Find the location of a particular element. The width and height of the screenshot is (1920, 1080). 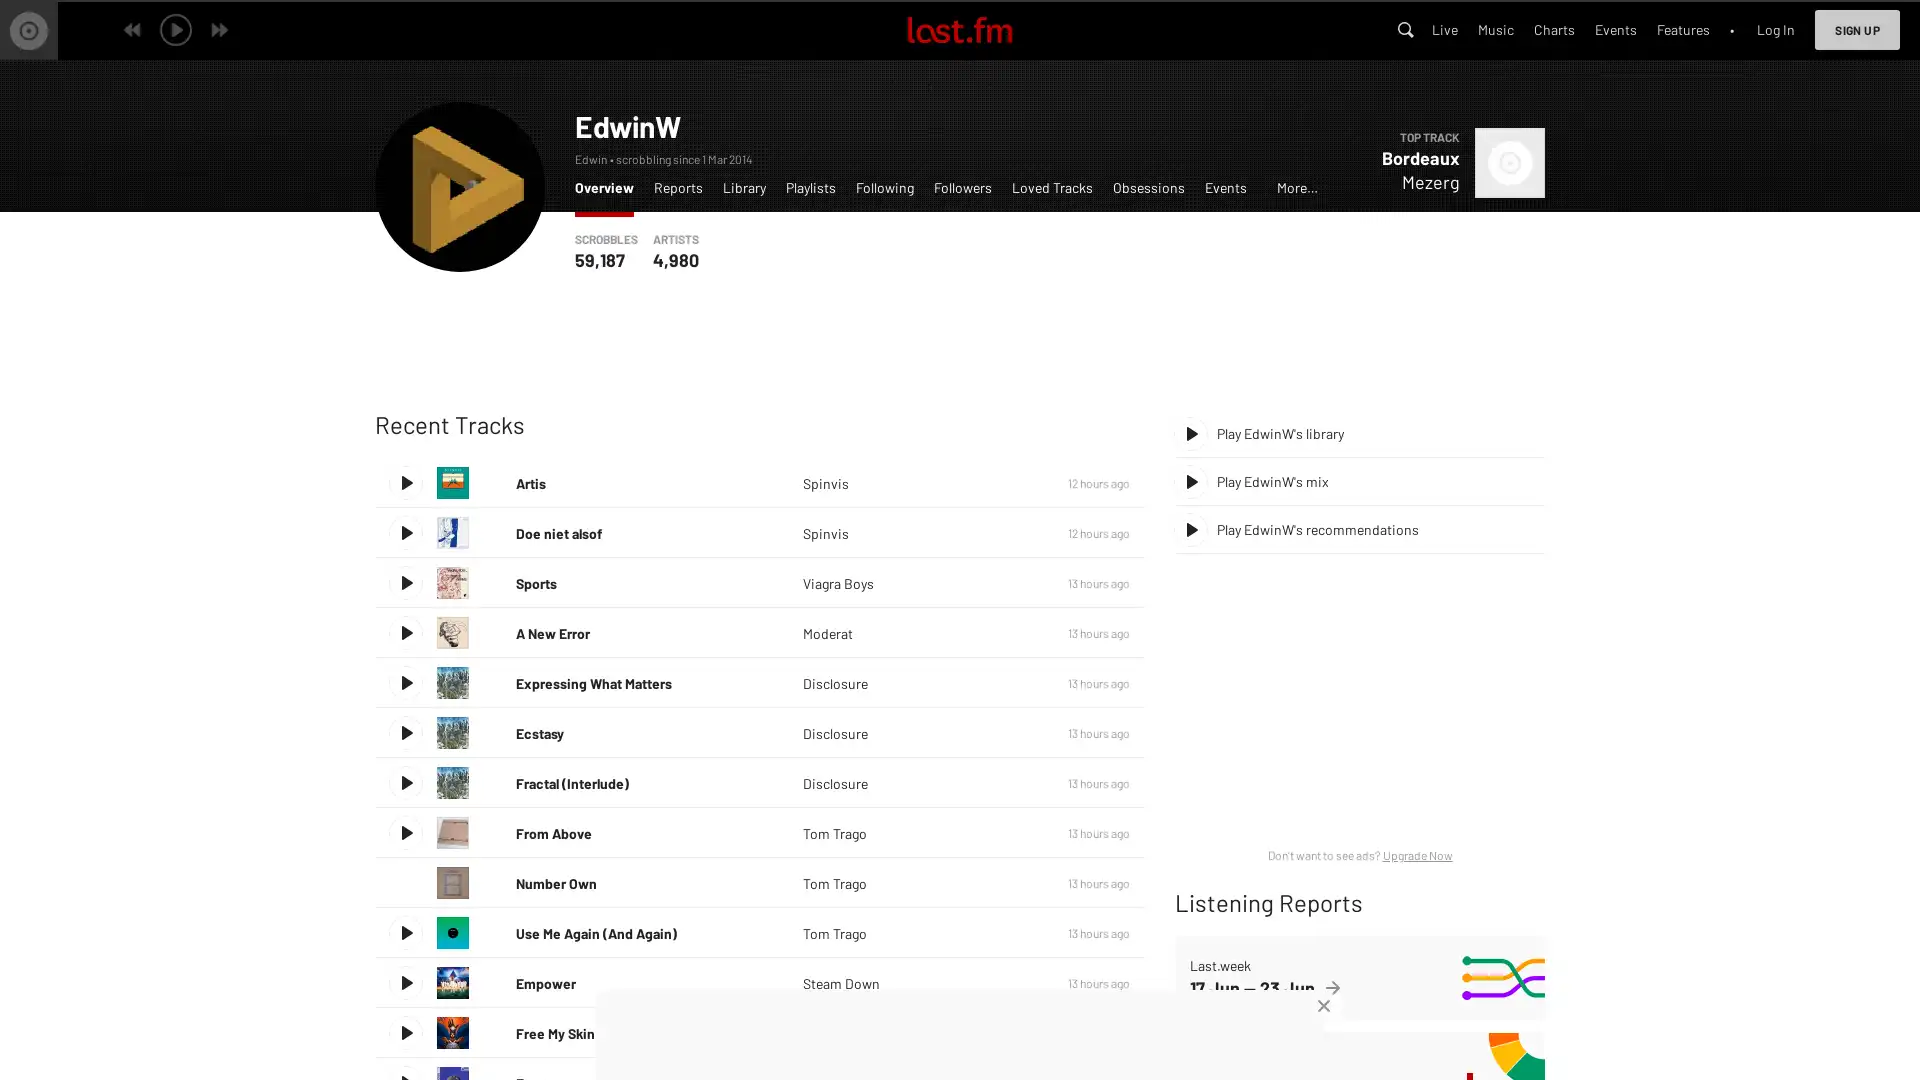

Buy is located at coordinates (1008, 531).